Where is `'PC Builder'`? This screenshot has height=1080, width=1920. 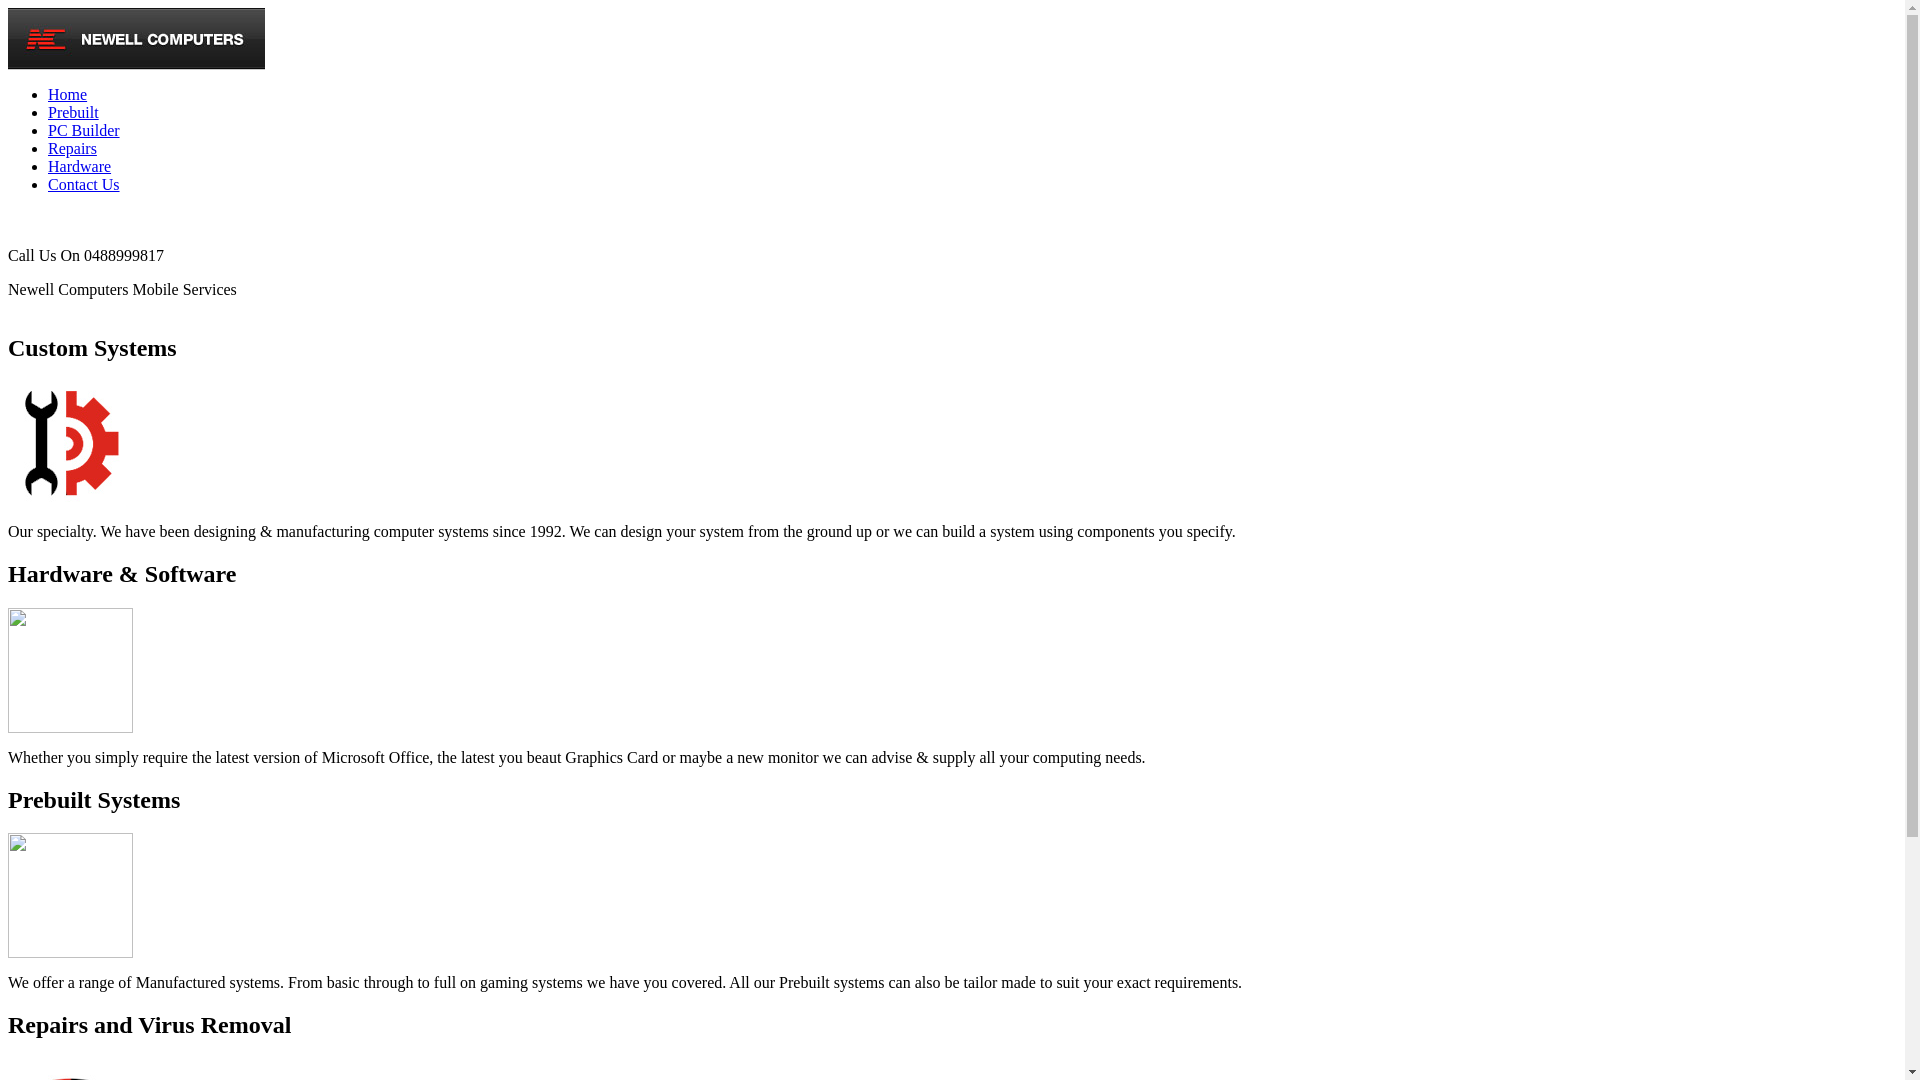 'PC Builder' is located at coordinates (82, 130).